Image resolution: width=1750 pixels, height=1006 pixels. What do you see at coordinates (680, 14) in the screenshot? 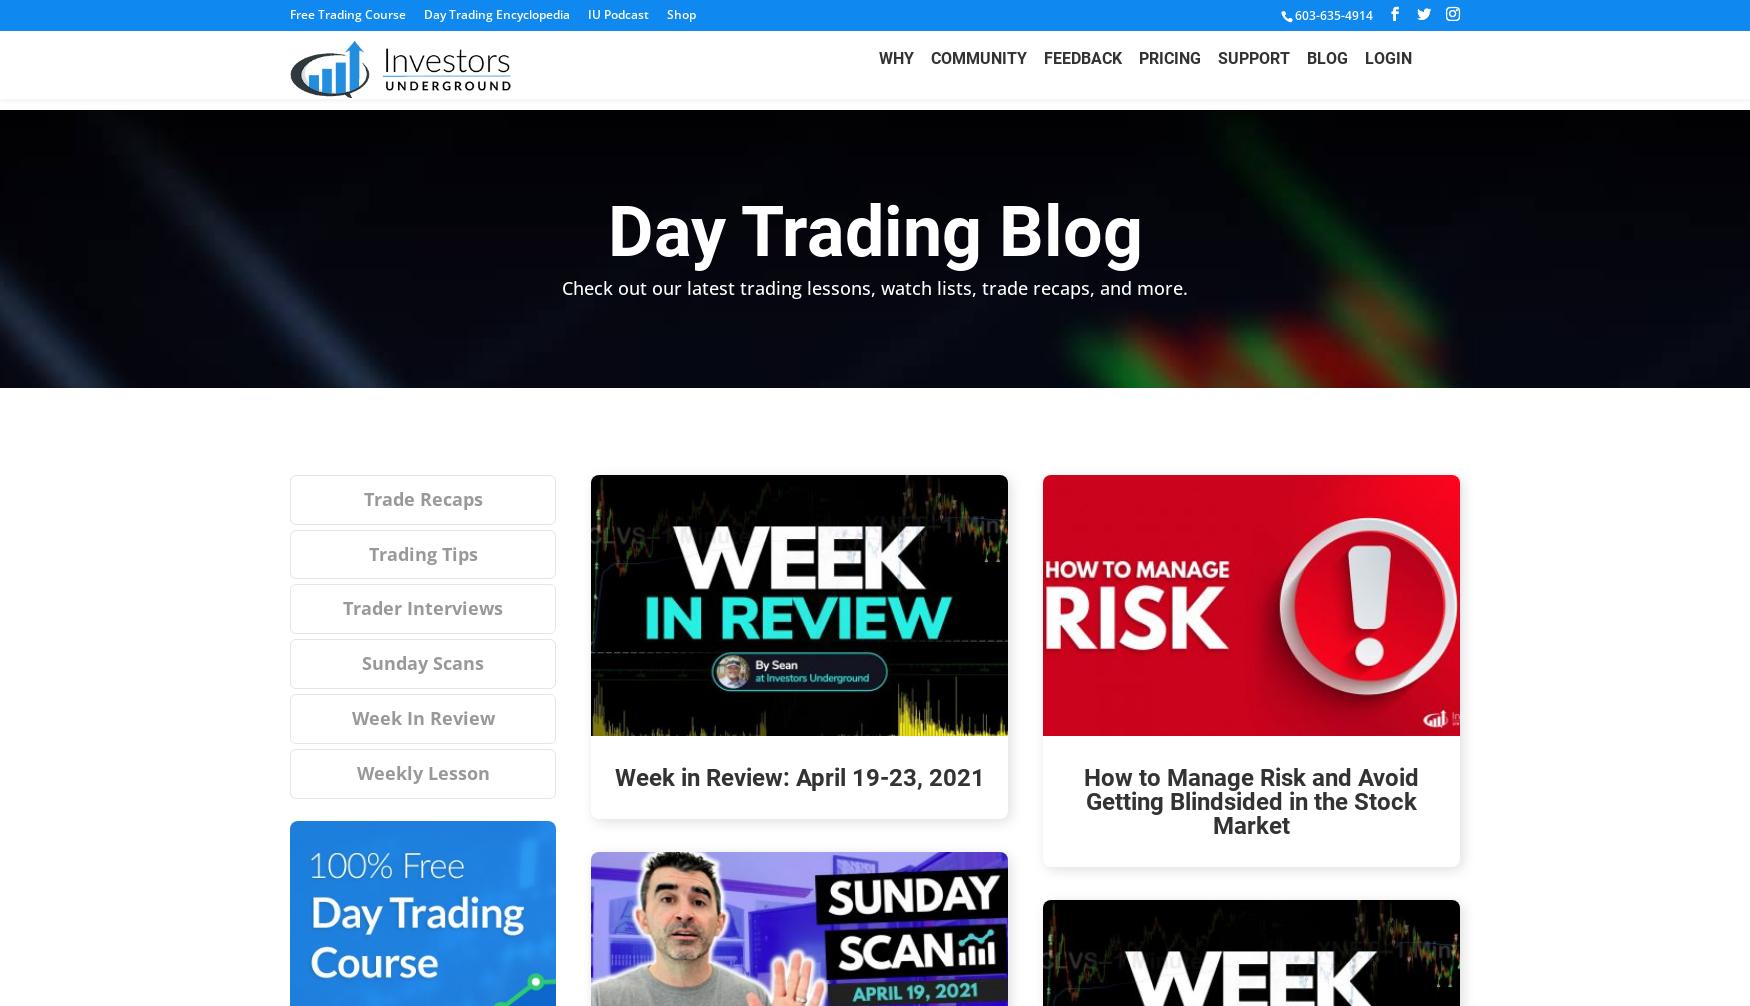
I see `'Shop'` at bounding box center [680, 14].